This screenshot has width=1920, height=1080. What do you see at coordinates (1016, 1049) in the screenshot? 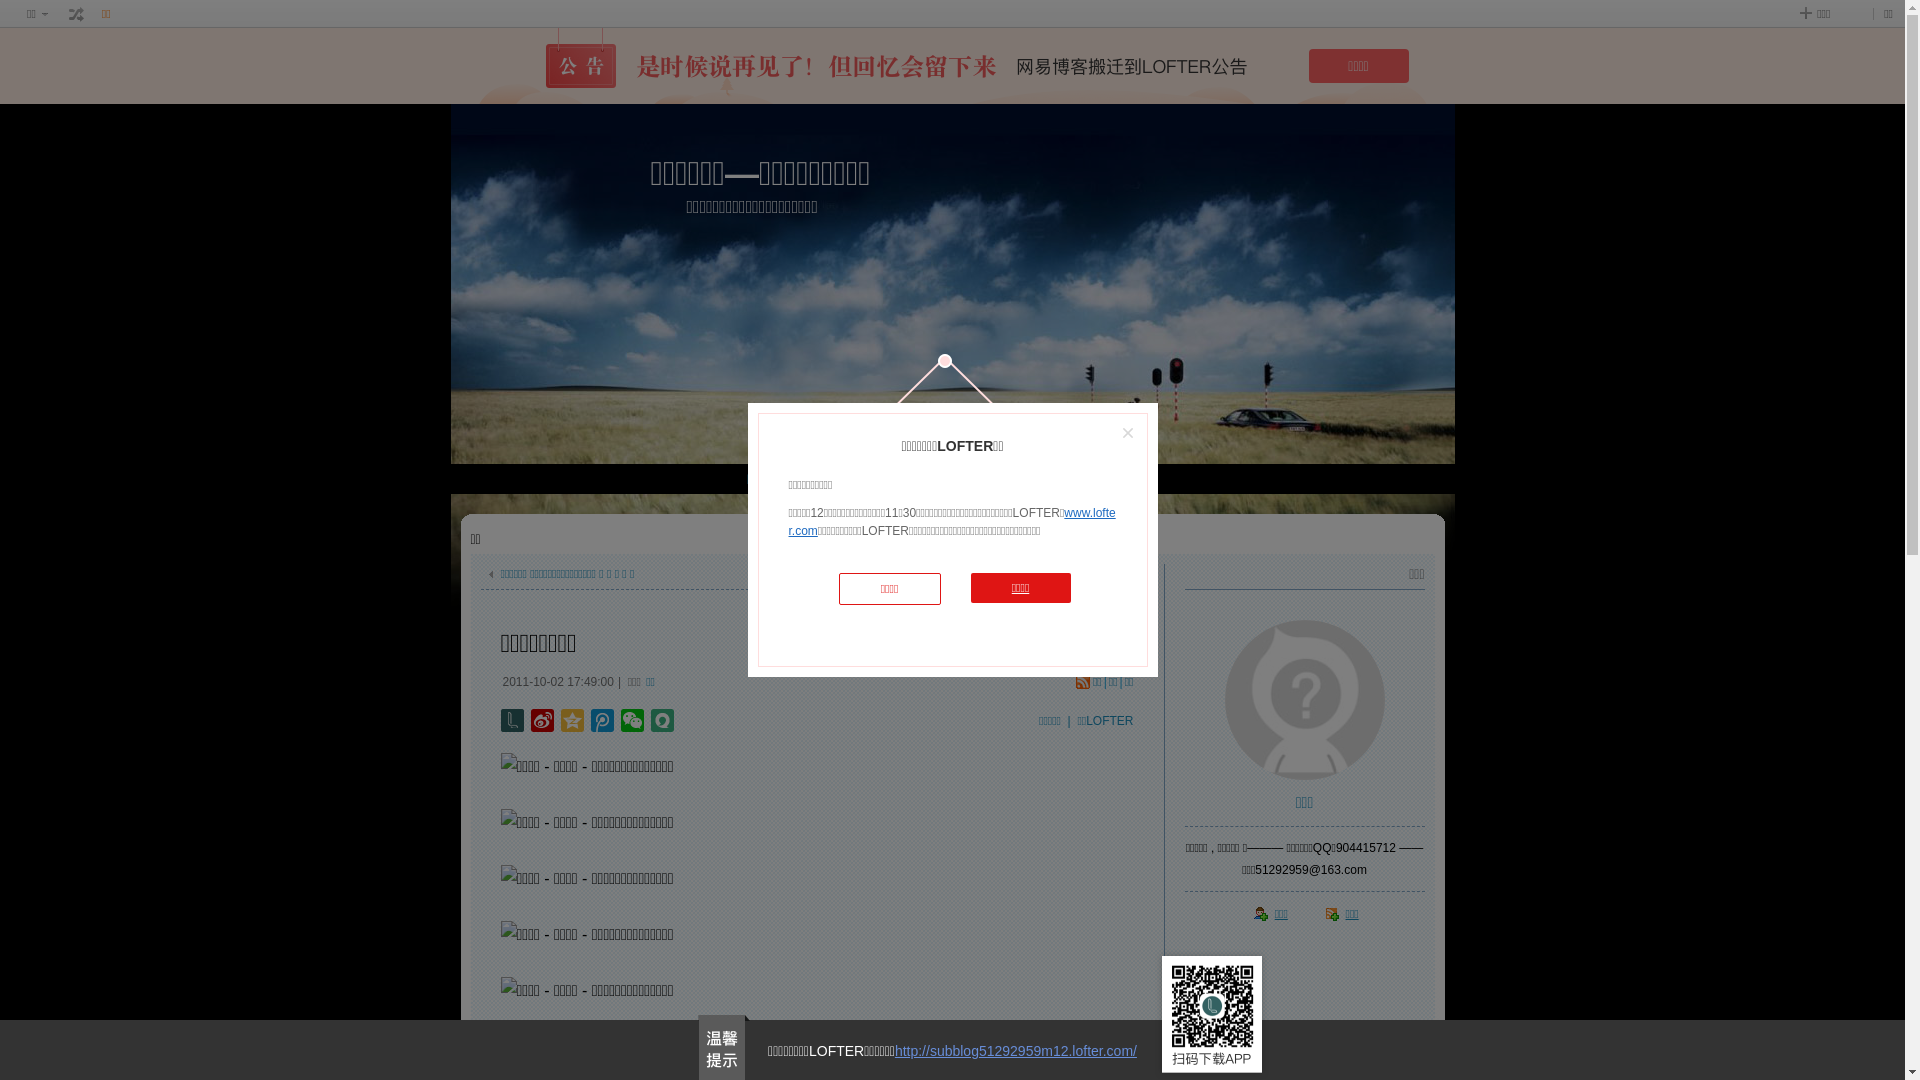
I see `'http://subblog51292959m12.lofter.com/'` at bounding box center [1016, 1049].